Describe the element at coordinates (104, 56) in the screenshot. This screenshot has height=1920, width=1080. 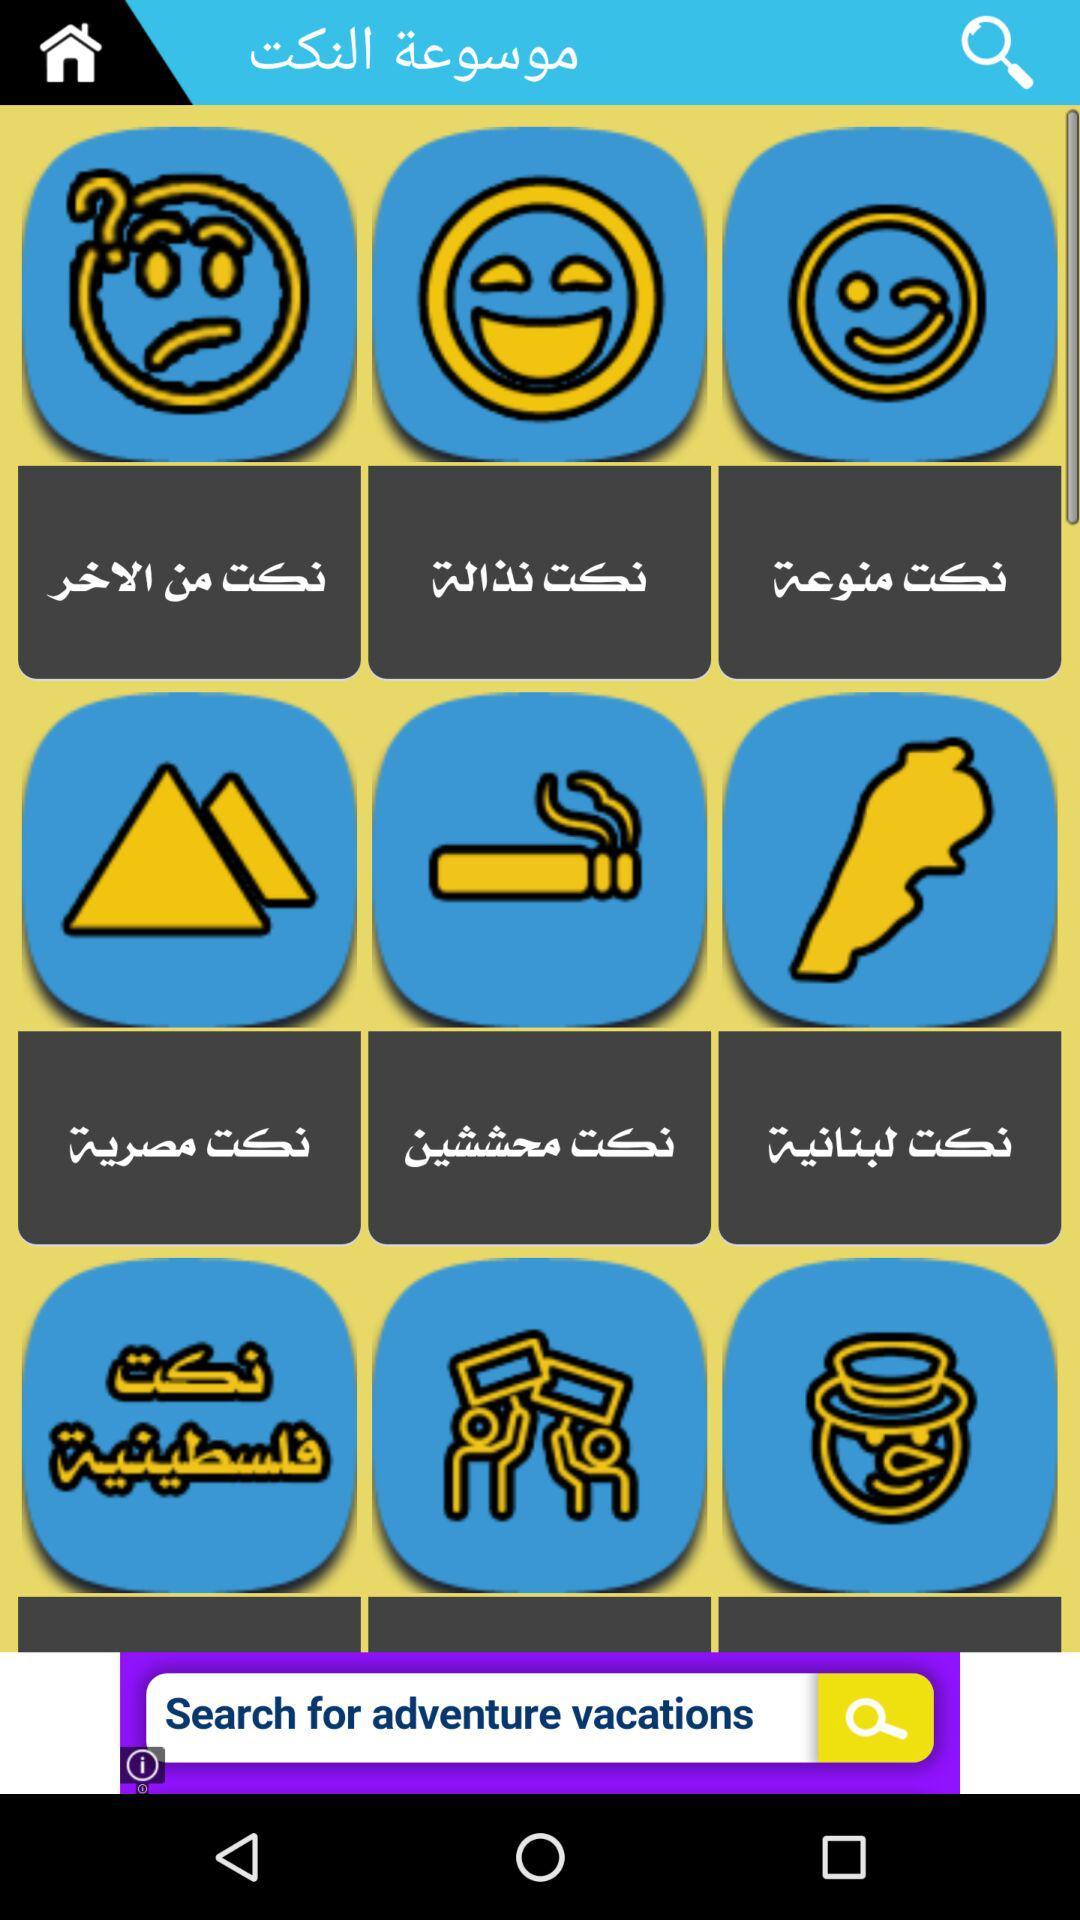
I see `the home icon` at that location.